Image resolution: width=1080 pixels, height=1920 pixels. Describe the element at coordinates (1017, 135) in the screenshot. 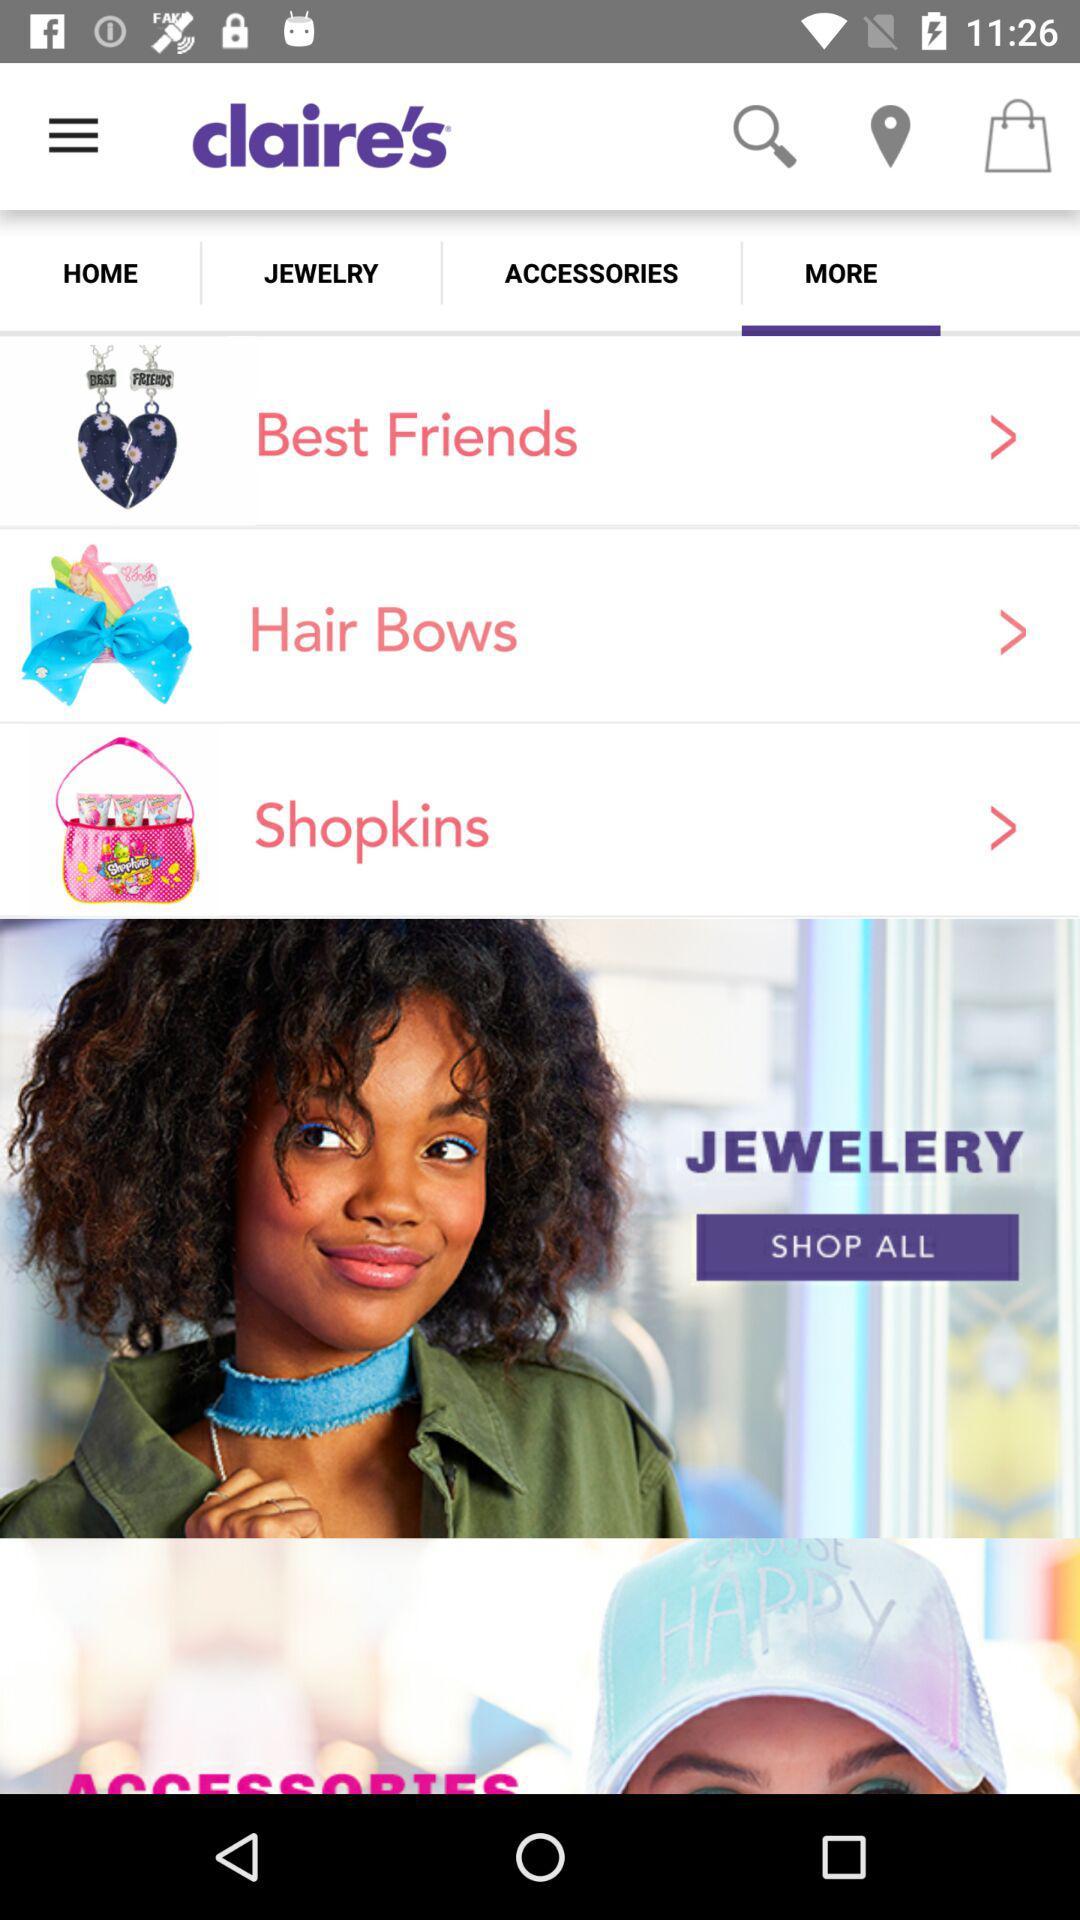

I see `look at shopping cart` at that location.